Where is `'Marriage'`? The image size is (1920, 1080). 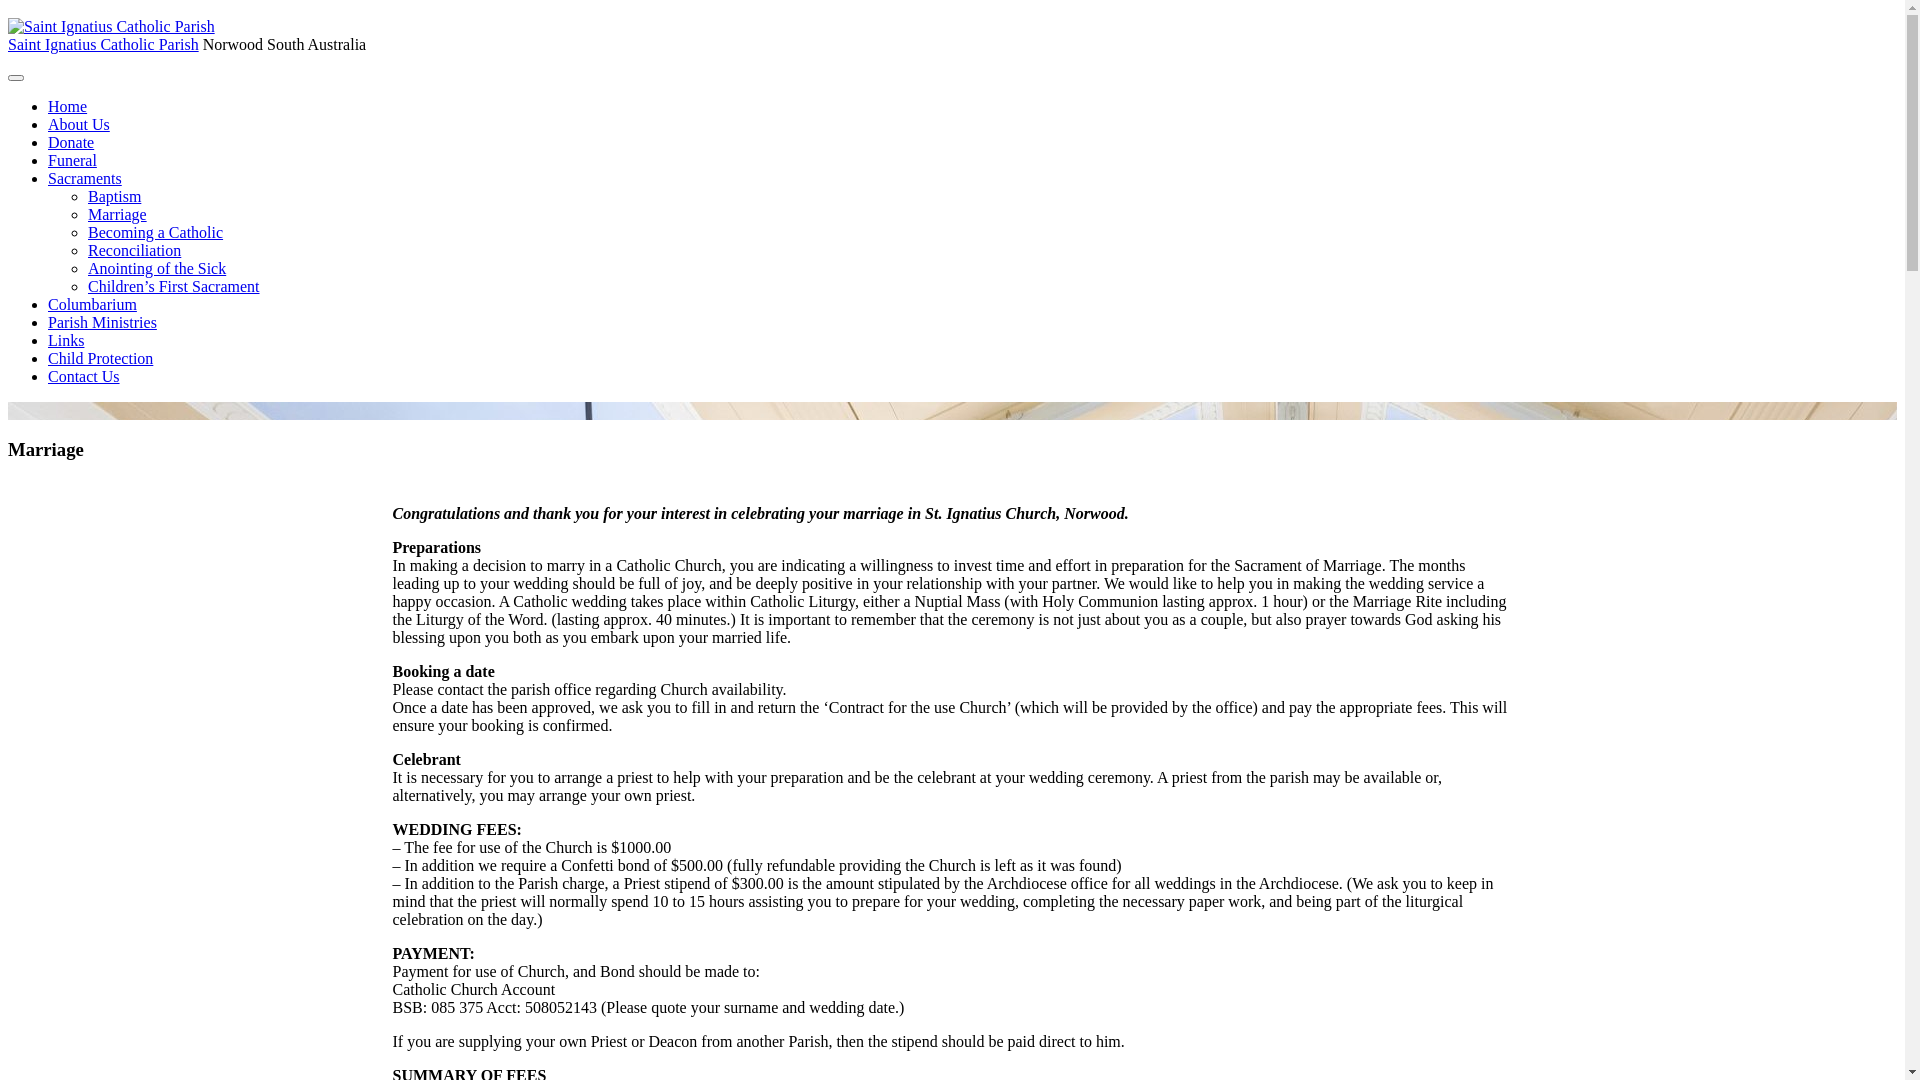
'Marriage' is located at coordinates (116, 214).